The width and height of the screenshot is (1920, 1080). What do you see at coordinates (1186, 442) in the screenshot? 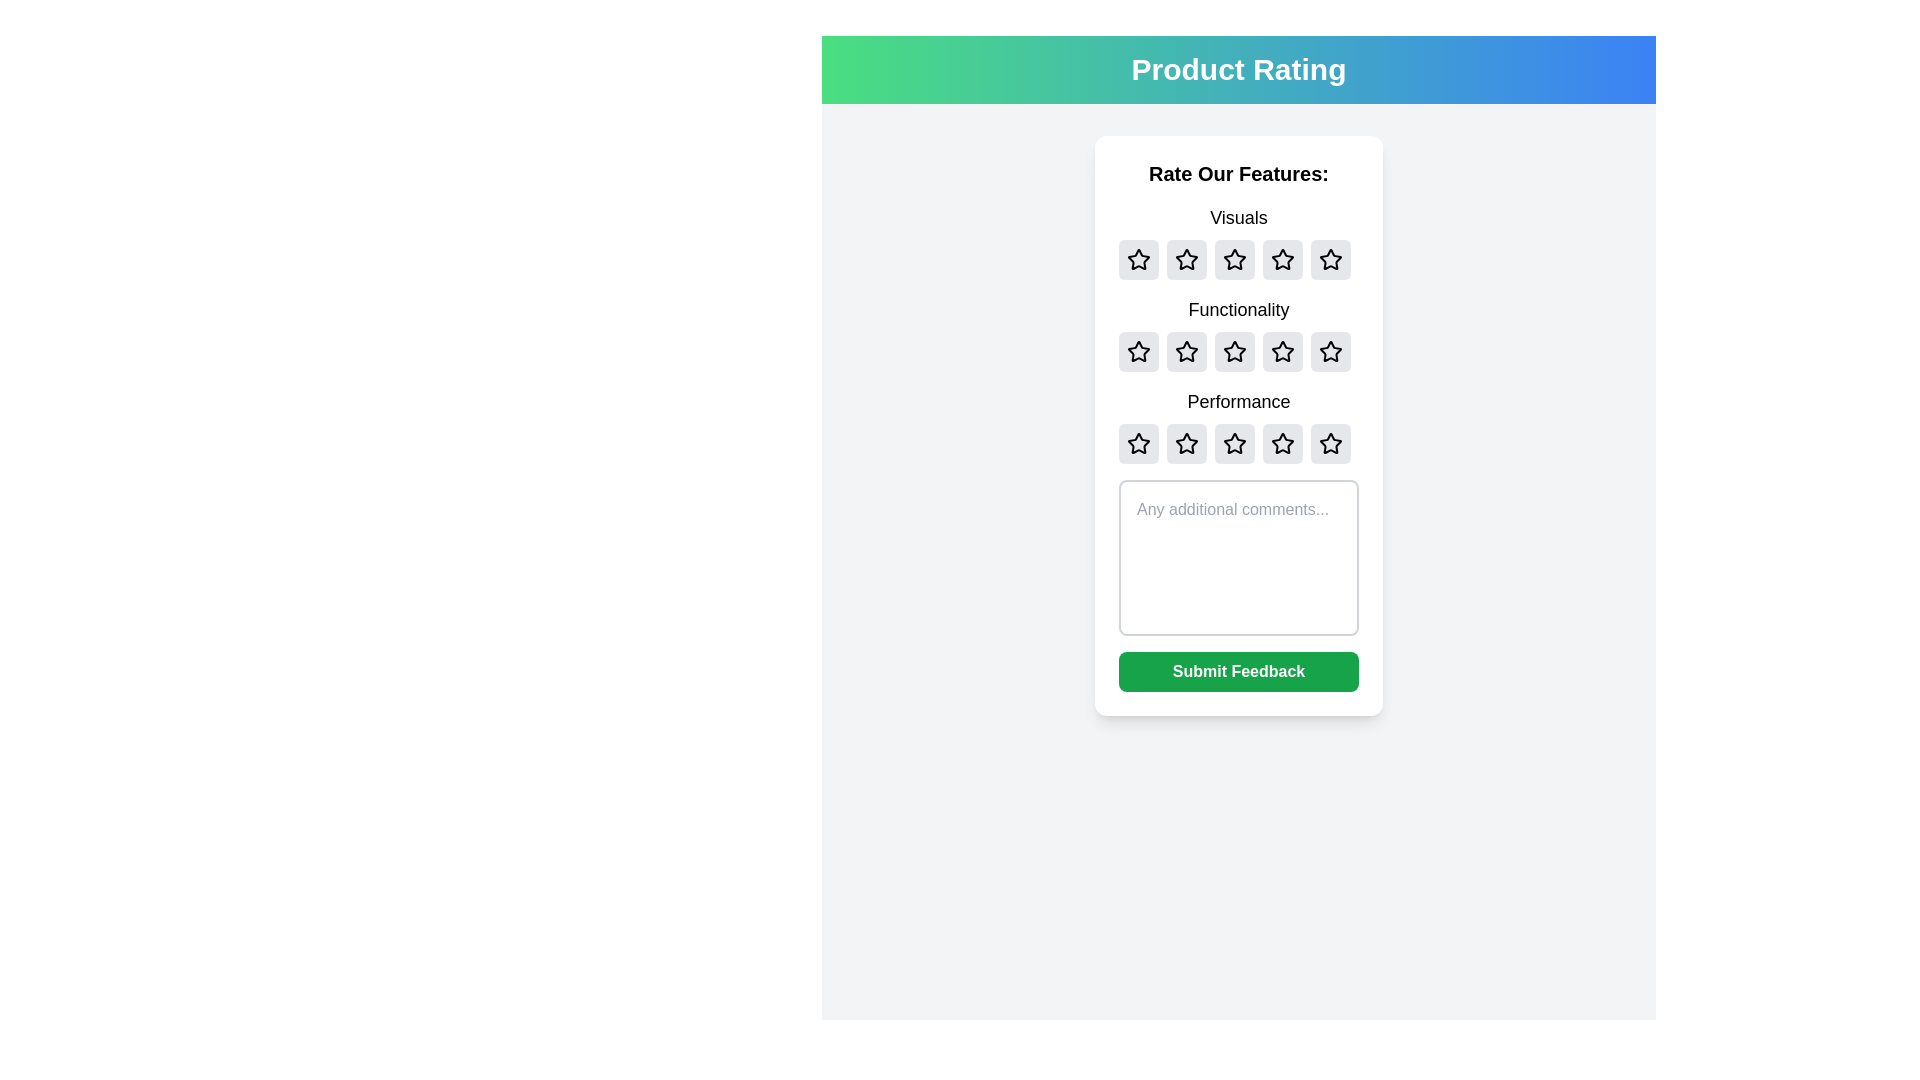
I see `the second star-shaped icon in the Performance rating group to trigger a visual response` at bounding box center [1186, 442].